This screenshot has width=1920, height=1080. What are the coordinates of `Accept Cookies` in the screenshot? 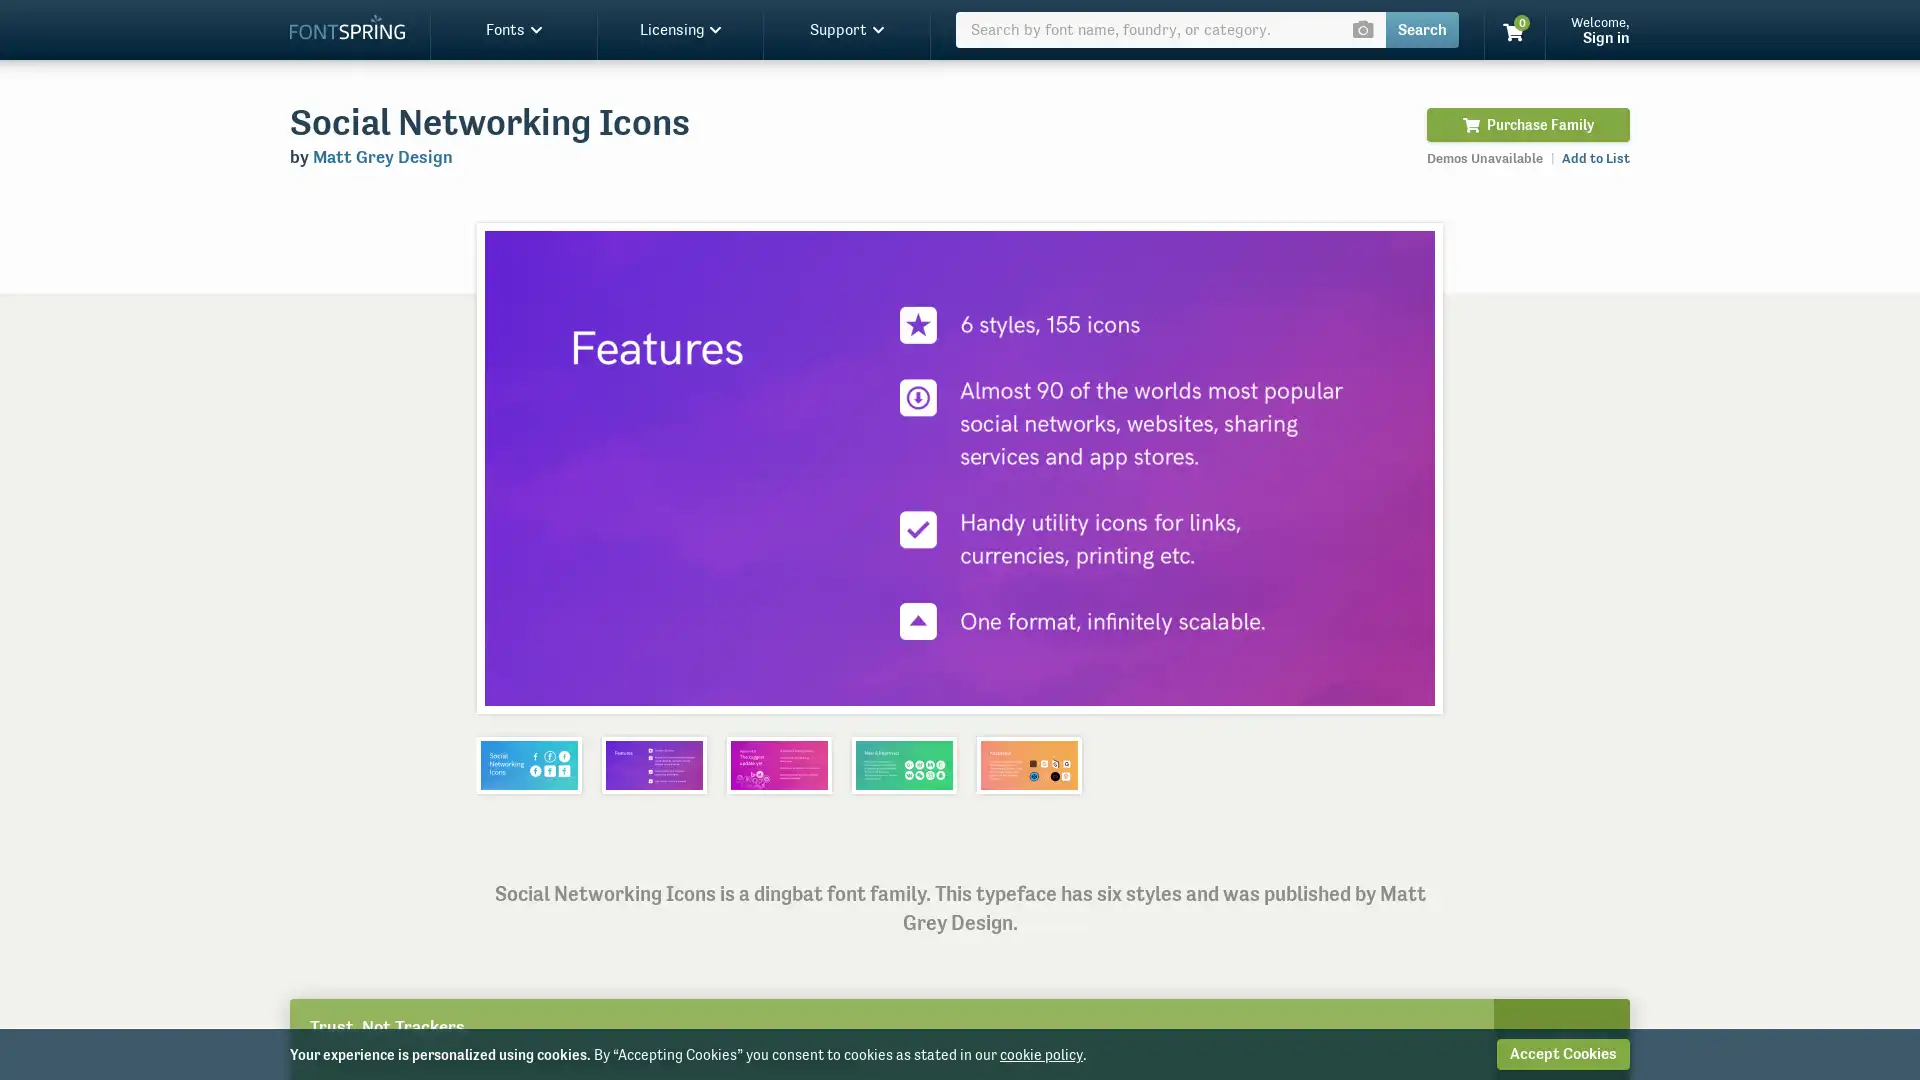 It's located at (1562, 1053).